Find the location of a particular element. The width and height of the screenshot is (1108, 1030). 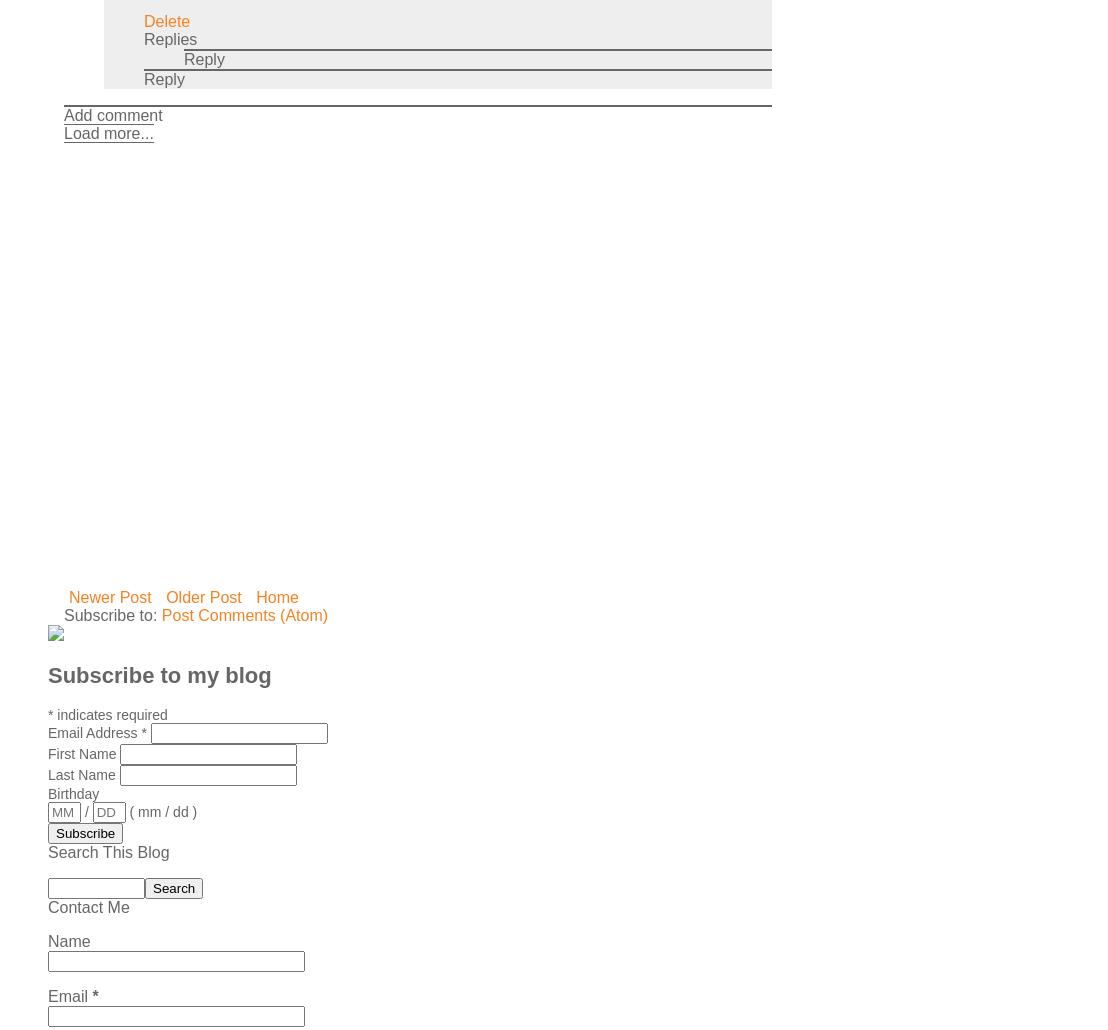

'Replies' is located at coordinates (169, 38).